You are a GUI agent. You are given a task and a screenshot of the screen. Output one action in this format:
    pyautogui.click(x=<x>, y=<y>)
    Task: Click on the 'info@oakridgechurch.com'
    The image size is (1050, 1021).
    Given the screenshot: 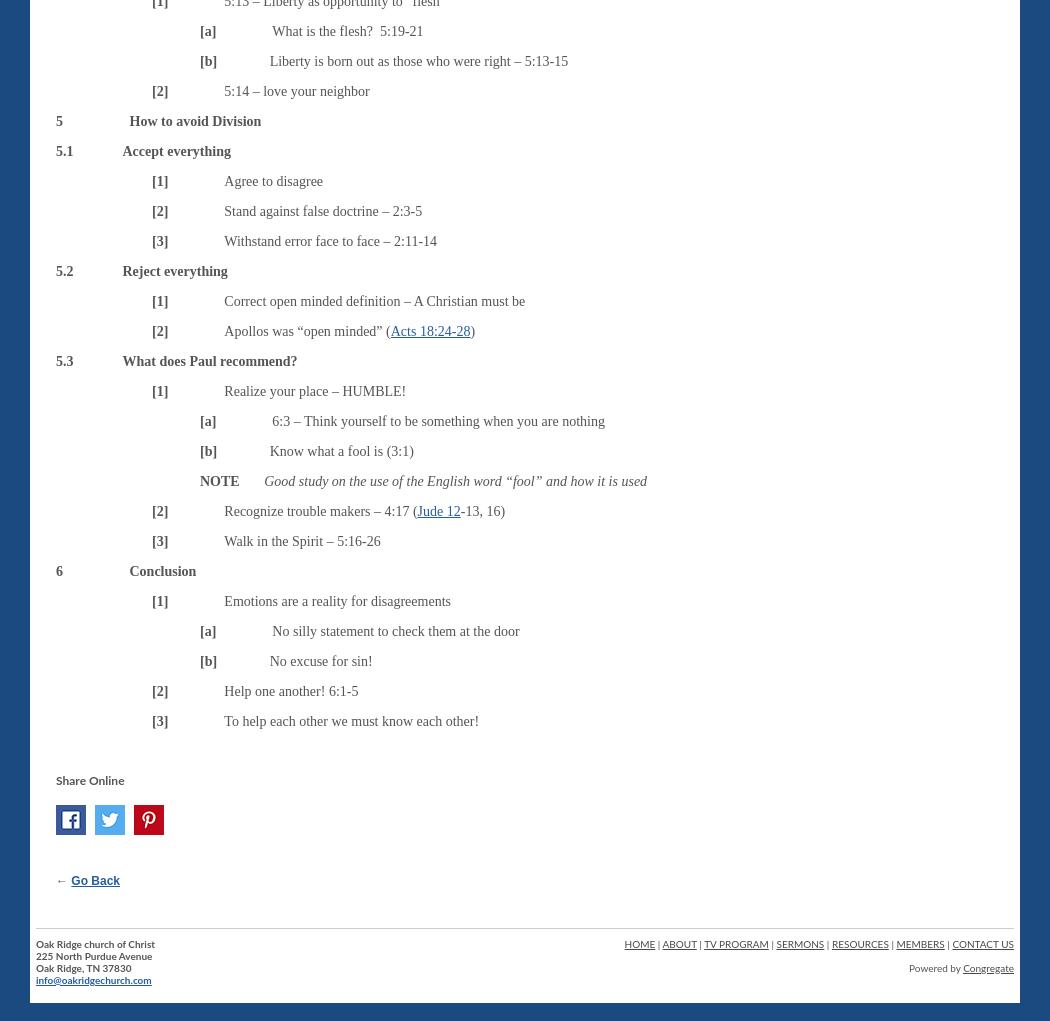 What is the action you would take?
    pyautogui.click(x=93, y=978)
    